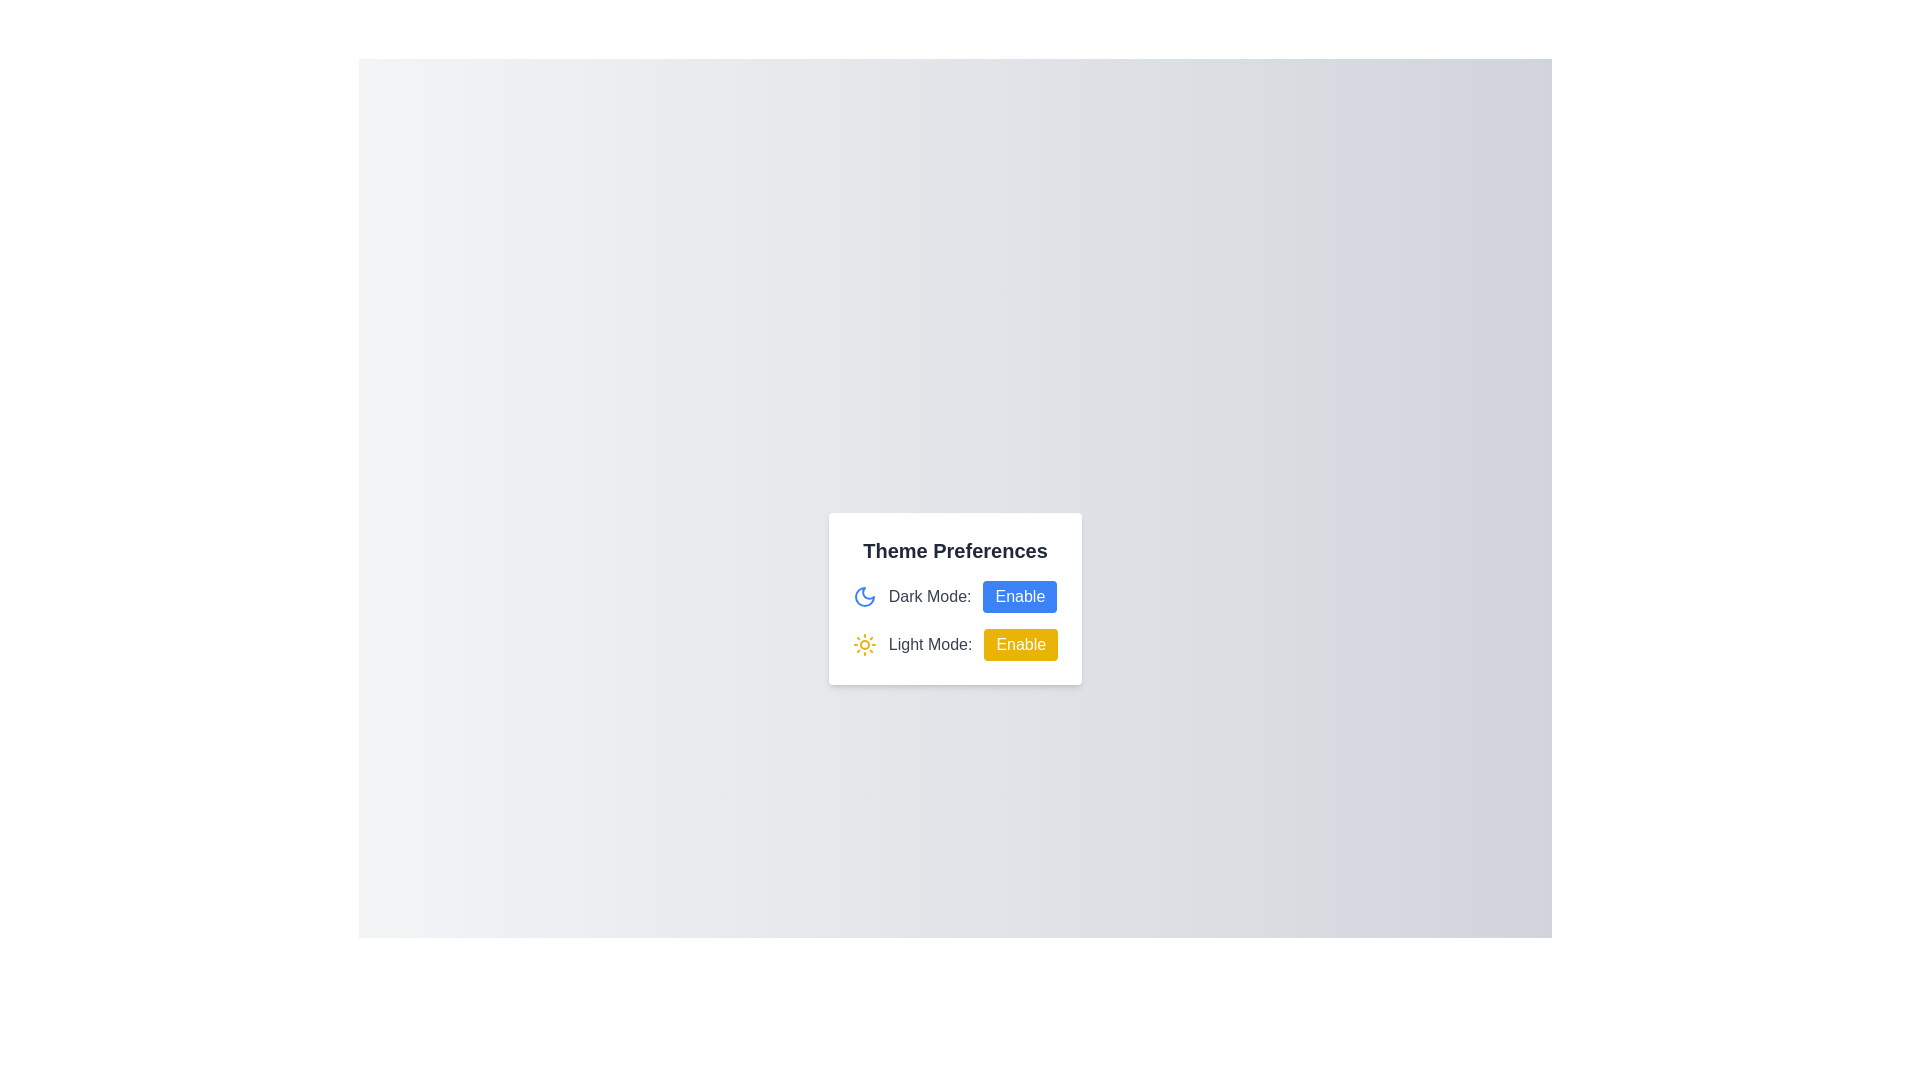 The width and height of the screenshot is (1920, 1080). Describe the element at coordinates (929, 644) in the screenshot. I see `the light mode label that indicates the functionality of the associated toggle option, located to the left of the 'Enable' button in the light theme setting row` at that location.